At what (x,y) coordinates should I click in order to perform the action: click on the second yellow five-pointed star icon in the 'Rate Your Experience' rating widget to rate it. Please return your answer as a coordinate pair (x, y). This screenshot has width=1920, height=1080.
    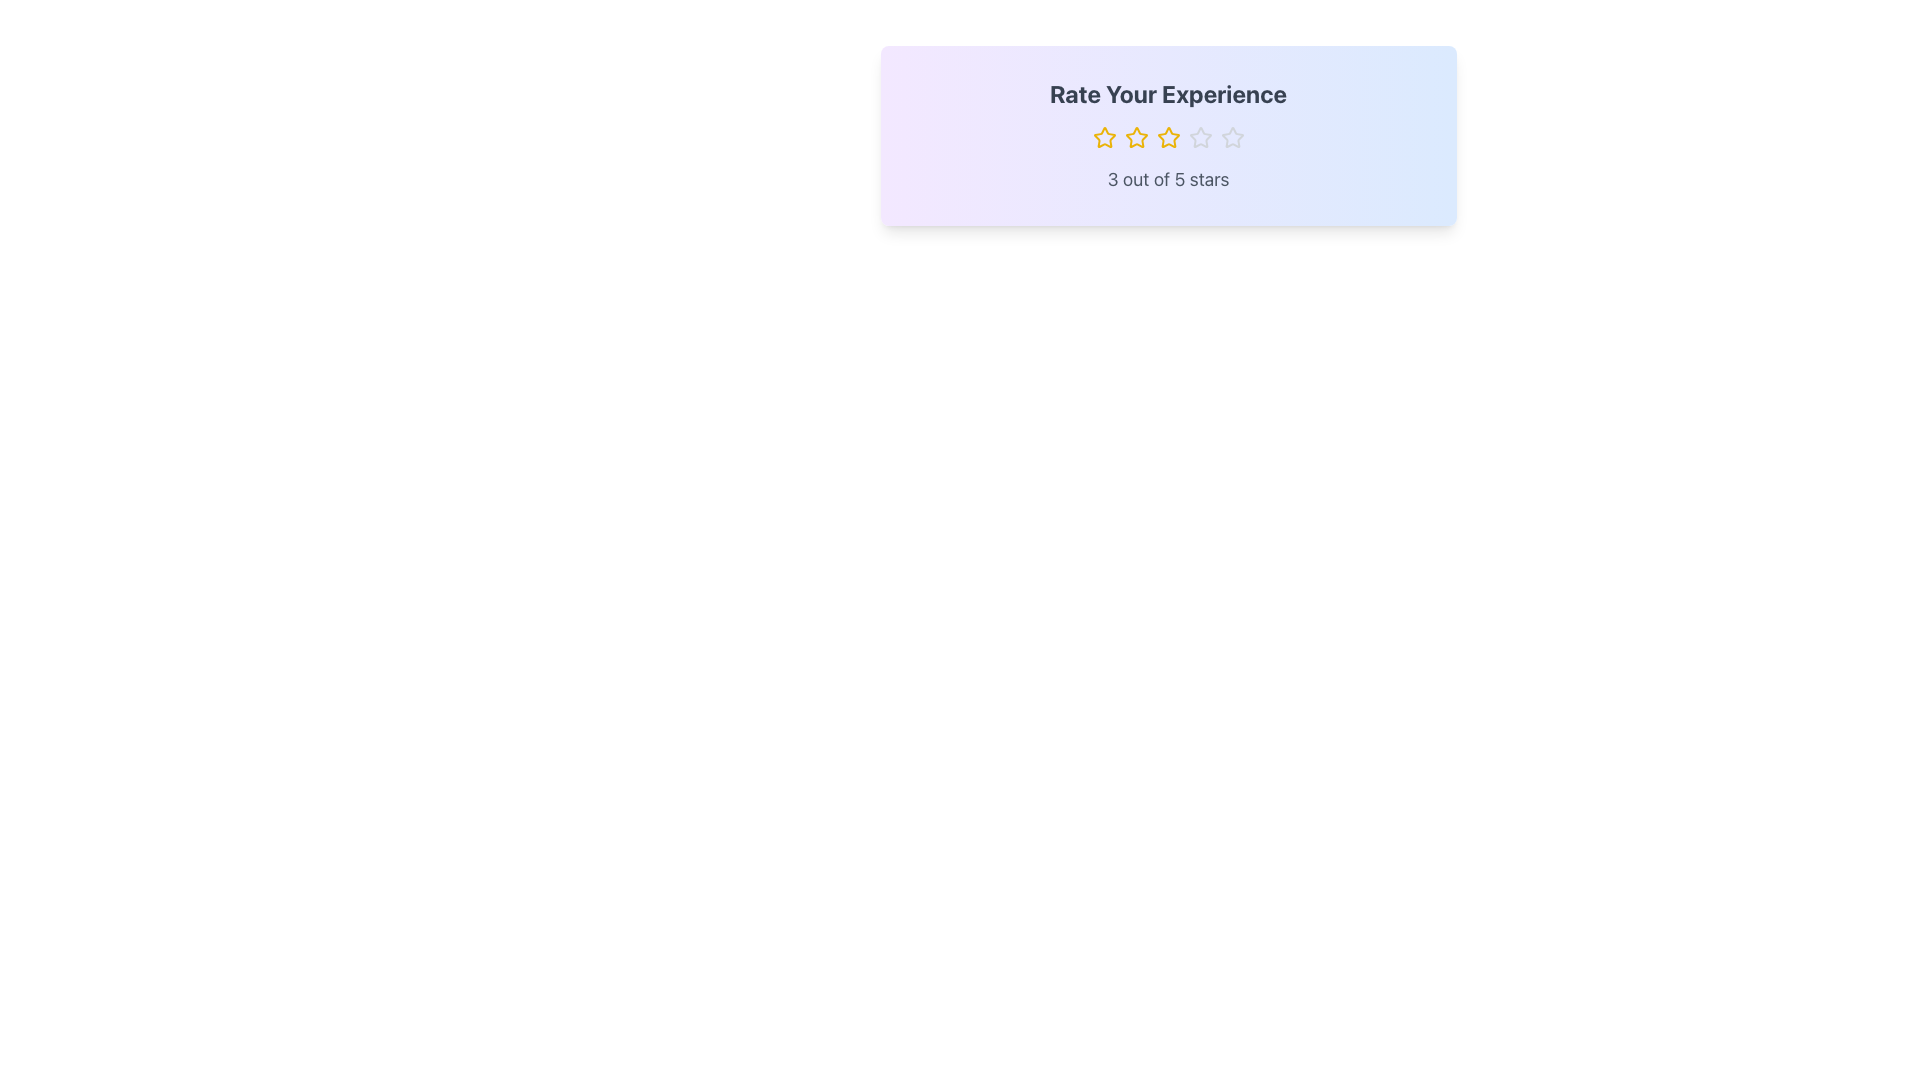
    Looking at the image, I should click on (1136, 136).